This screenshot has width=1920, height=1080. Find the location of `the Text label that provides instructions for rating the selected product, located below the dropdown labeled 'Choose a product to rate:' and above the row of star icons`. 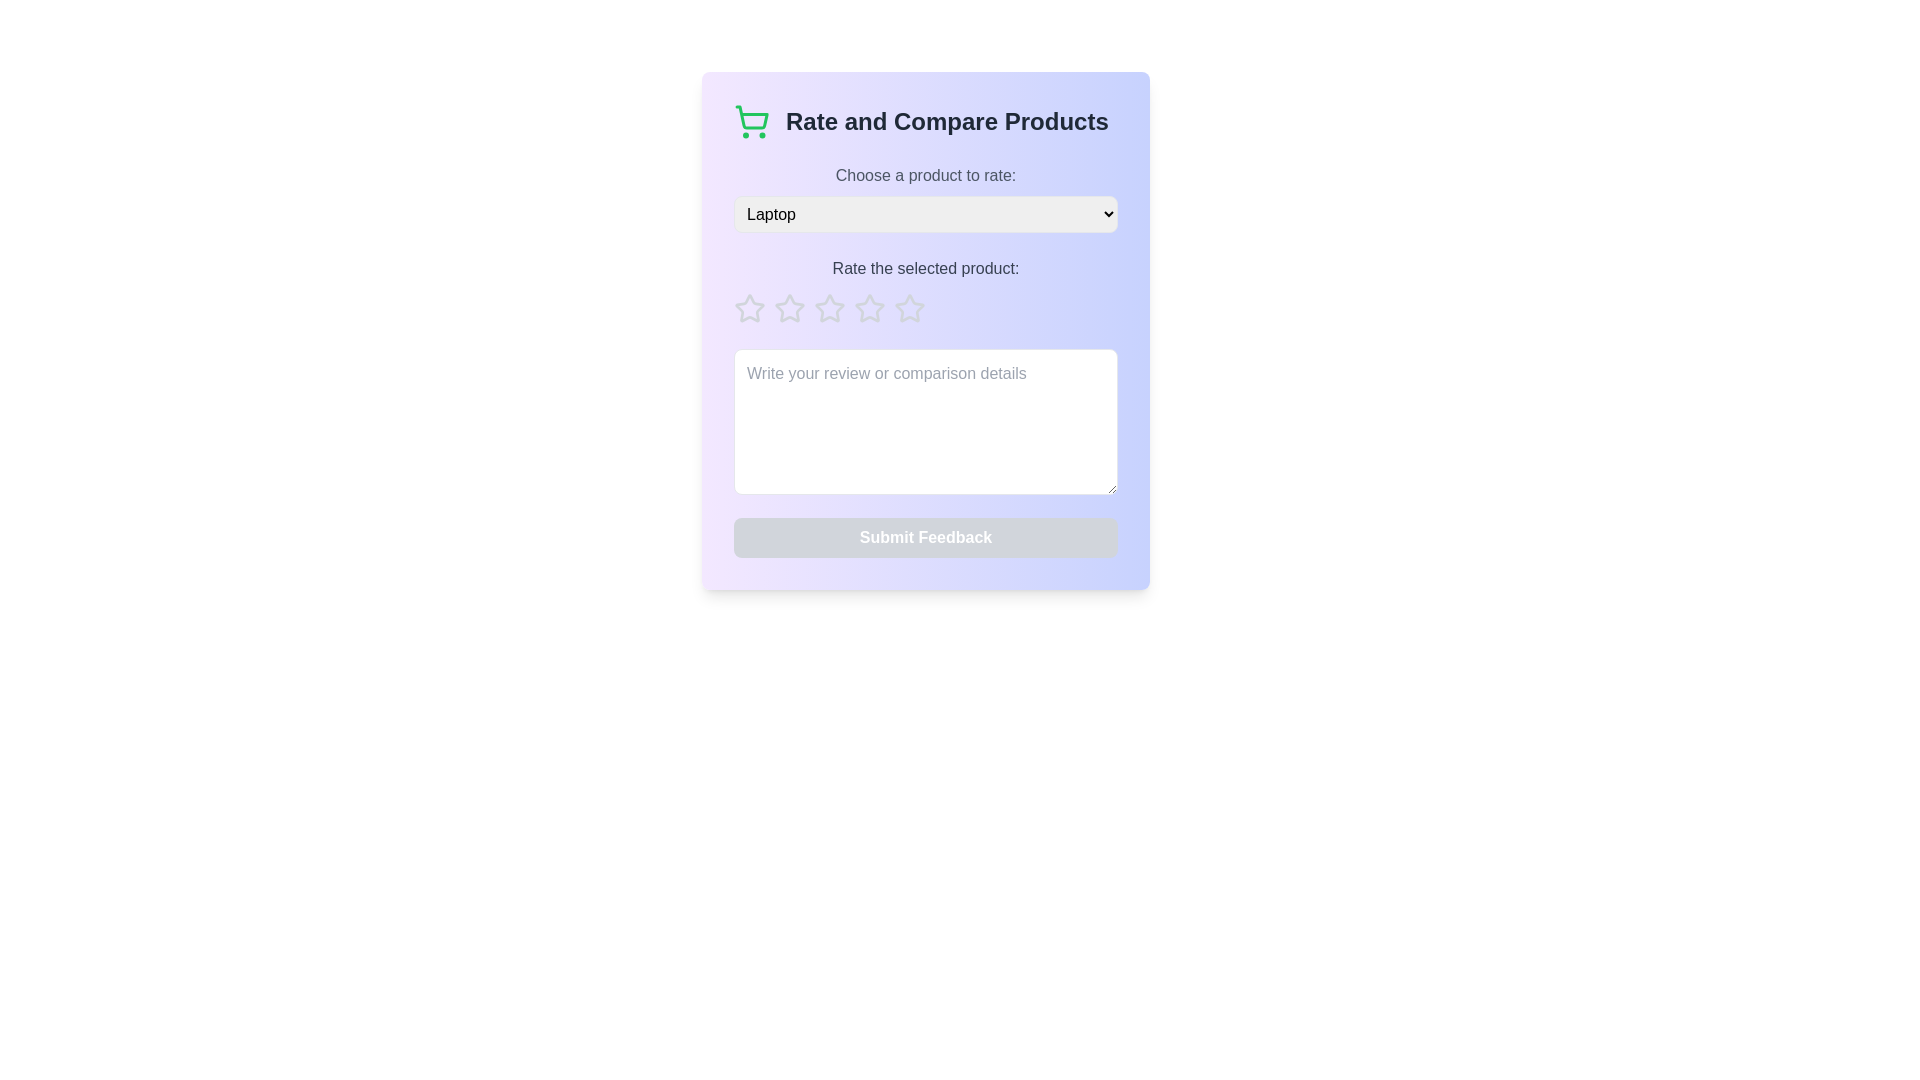

the Text label that provides instructions for rating the selected product, located below the dropdown labeled 'Choose a product to rate:' and above the row of star icons is located at coordinates (925, 268).